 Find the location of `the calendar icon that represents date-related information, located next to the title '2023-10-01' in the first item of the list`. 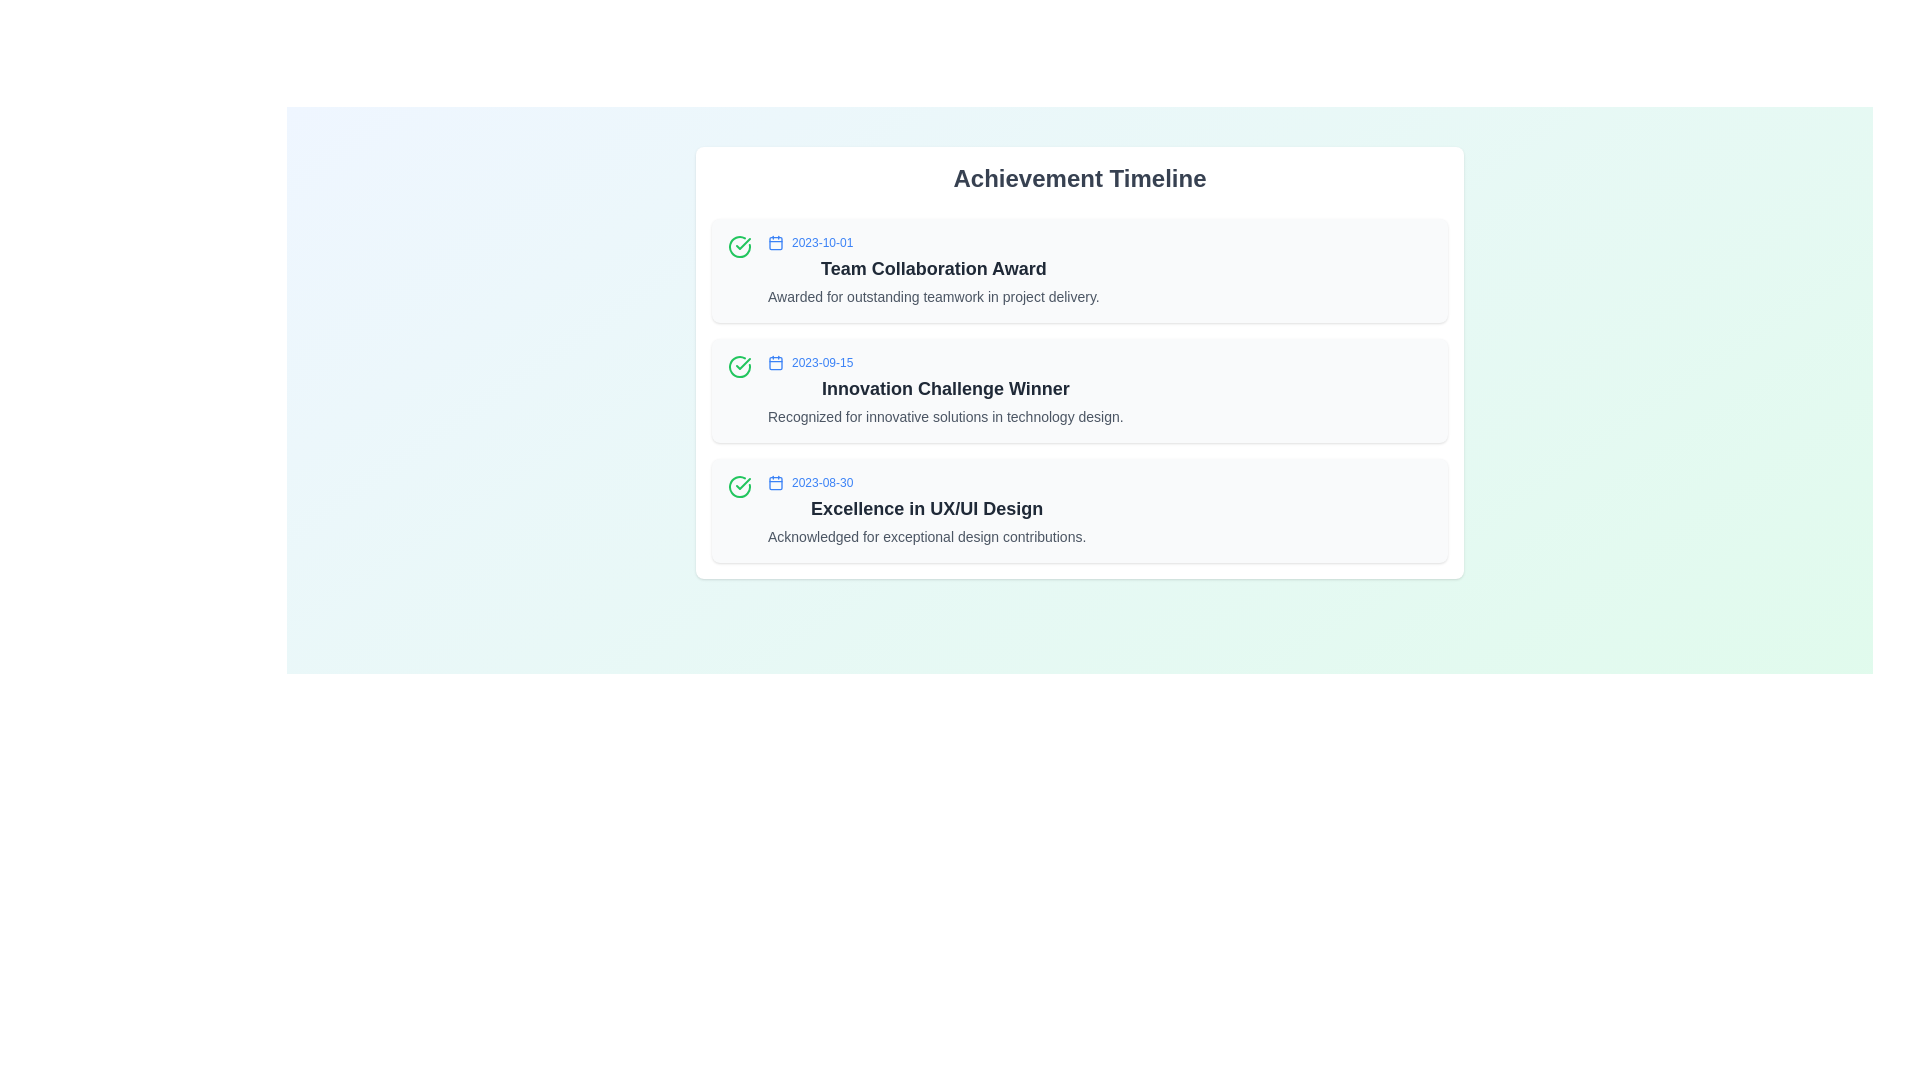

the calendar icon that represents date-related information, located next to the title '2023-10-01' in the first item of the list is located at coordinates (775, 242).